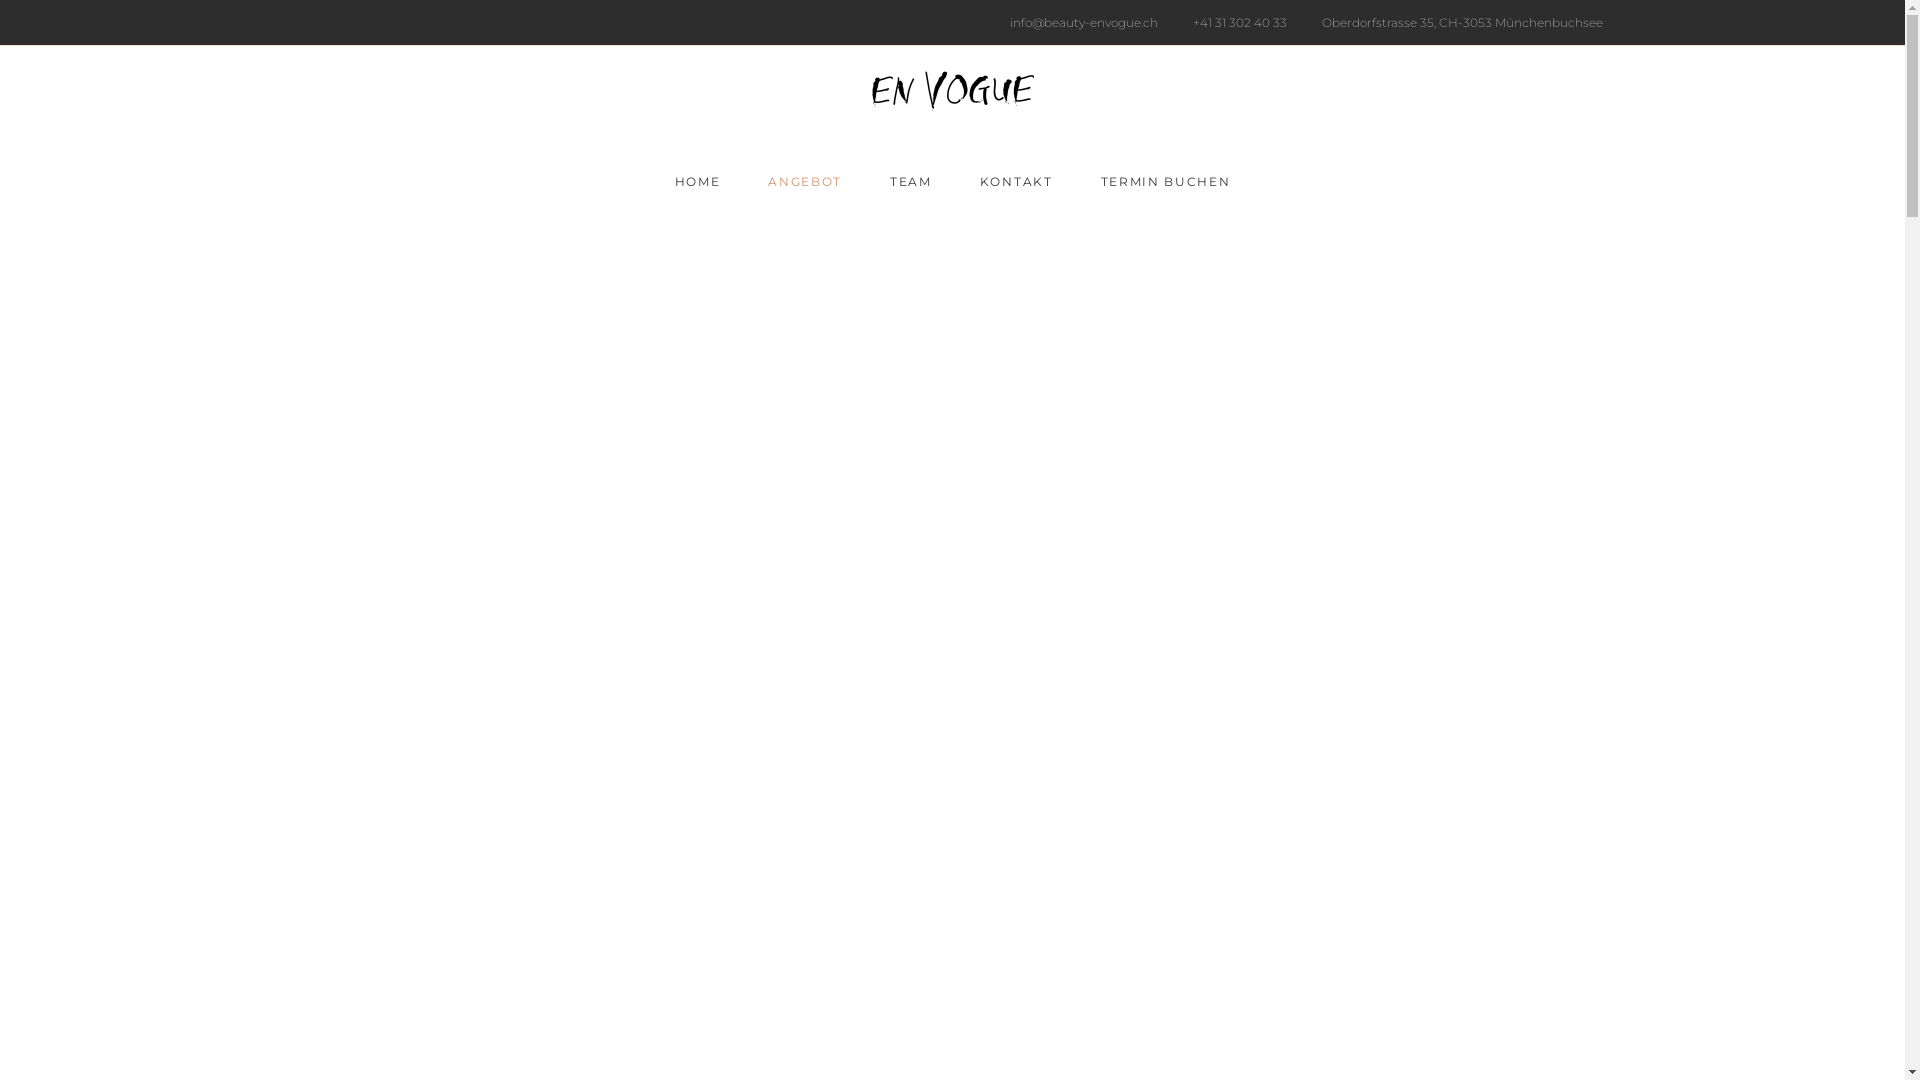  What do you see at coordinates (1078, 22) in the screenshot?
I see `'info@beauty-envogue.ch'` at bounding box center [1078, 22].